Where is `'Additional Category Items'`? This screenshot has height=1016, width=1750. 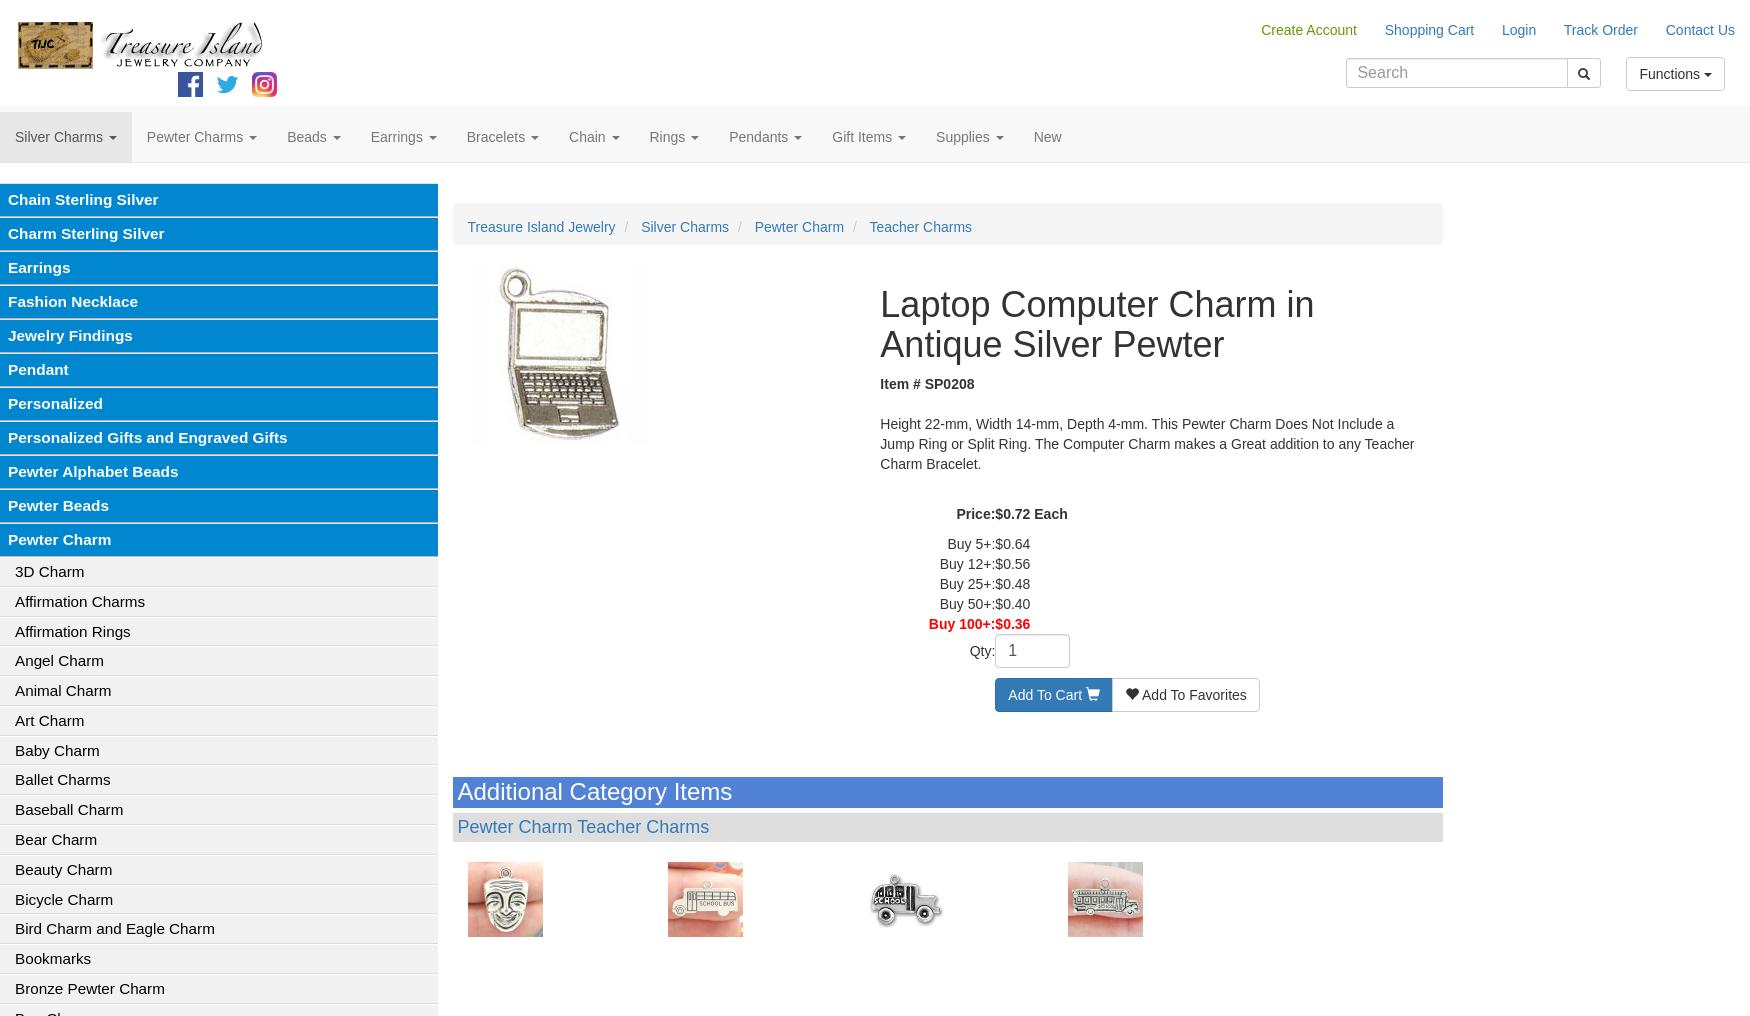
'Additional Category Items' is located at coordinates (456, 790).